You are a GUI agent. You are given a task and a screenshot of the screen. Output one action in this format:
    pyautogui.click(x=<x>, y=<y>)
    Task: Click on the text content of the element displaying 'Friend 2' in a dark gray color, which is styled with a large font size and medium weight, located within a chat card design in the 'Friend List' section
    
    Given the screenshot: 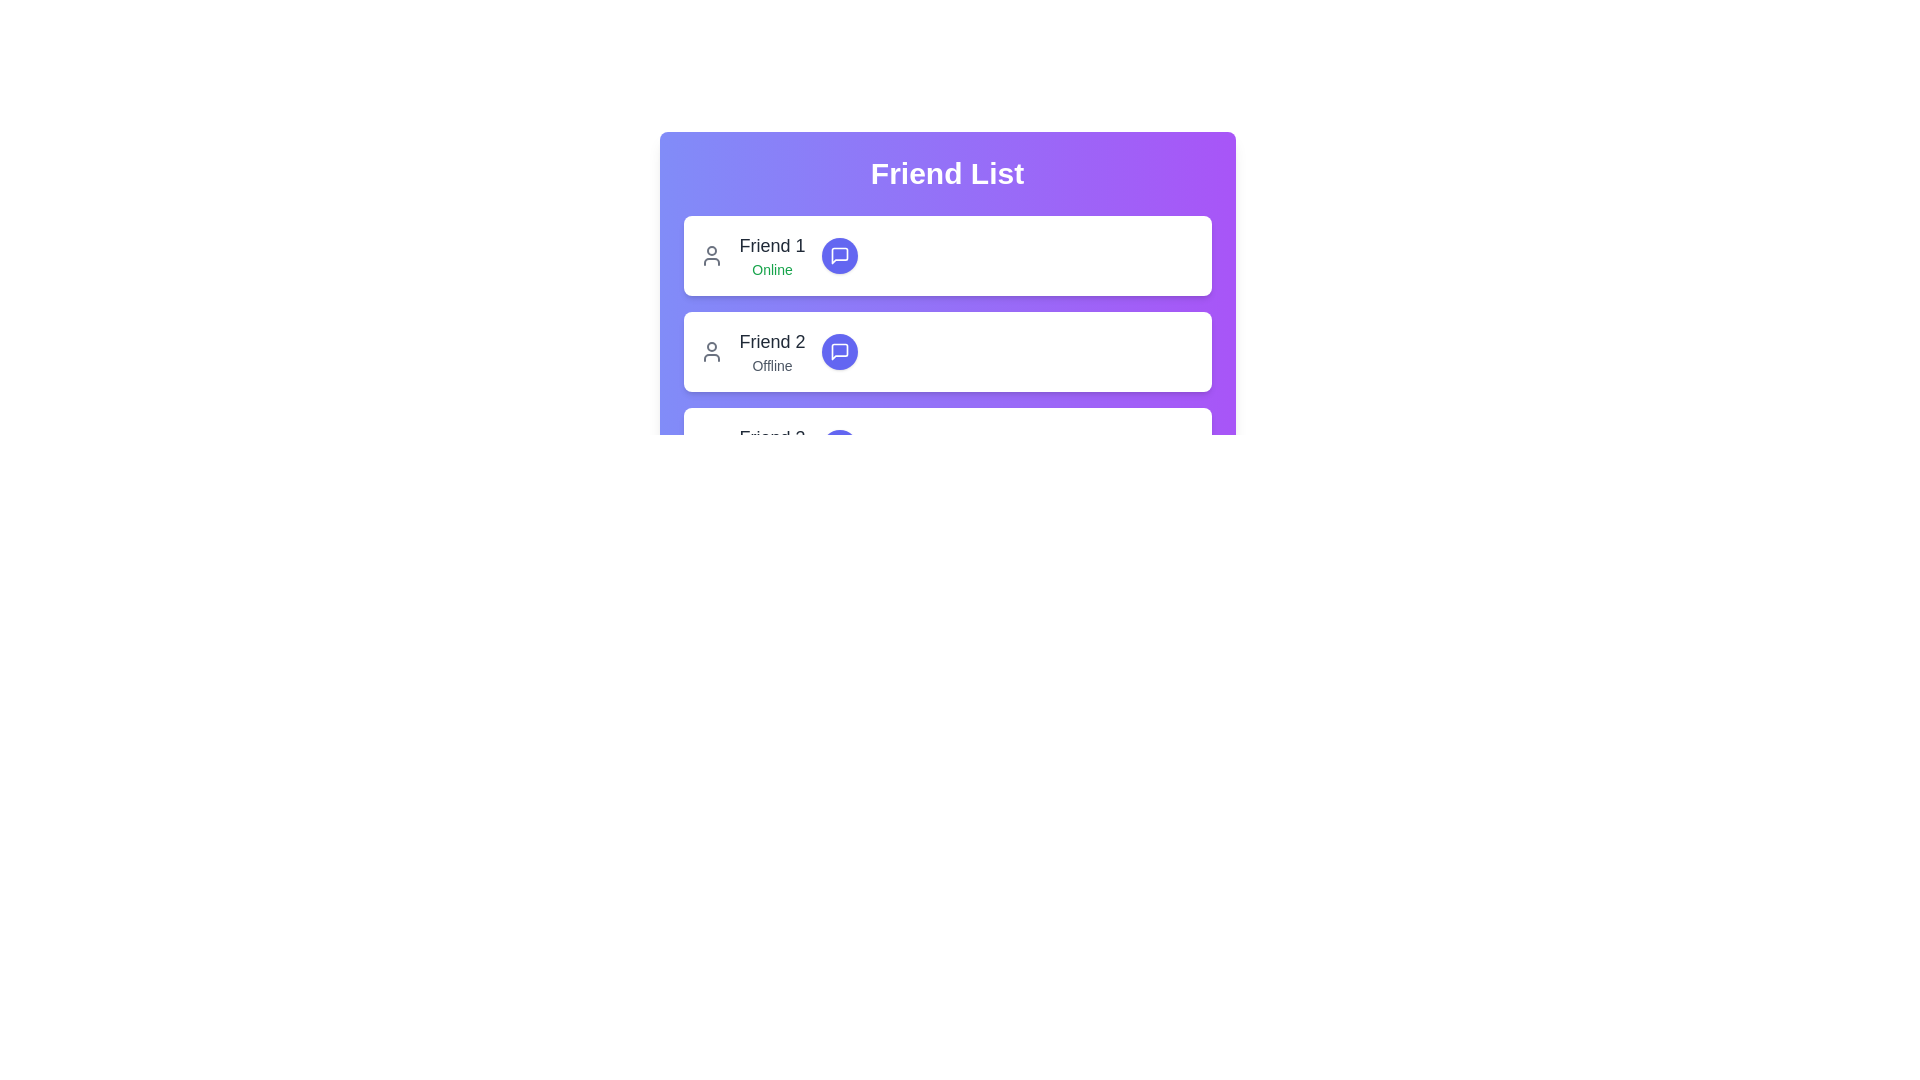 What is the action you would take?
    pyautogui.click(x=771, y=341)
    